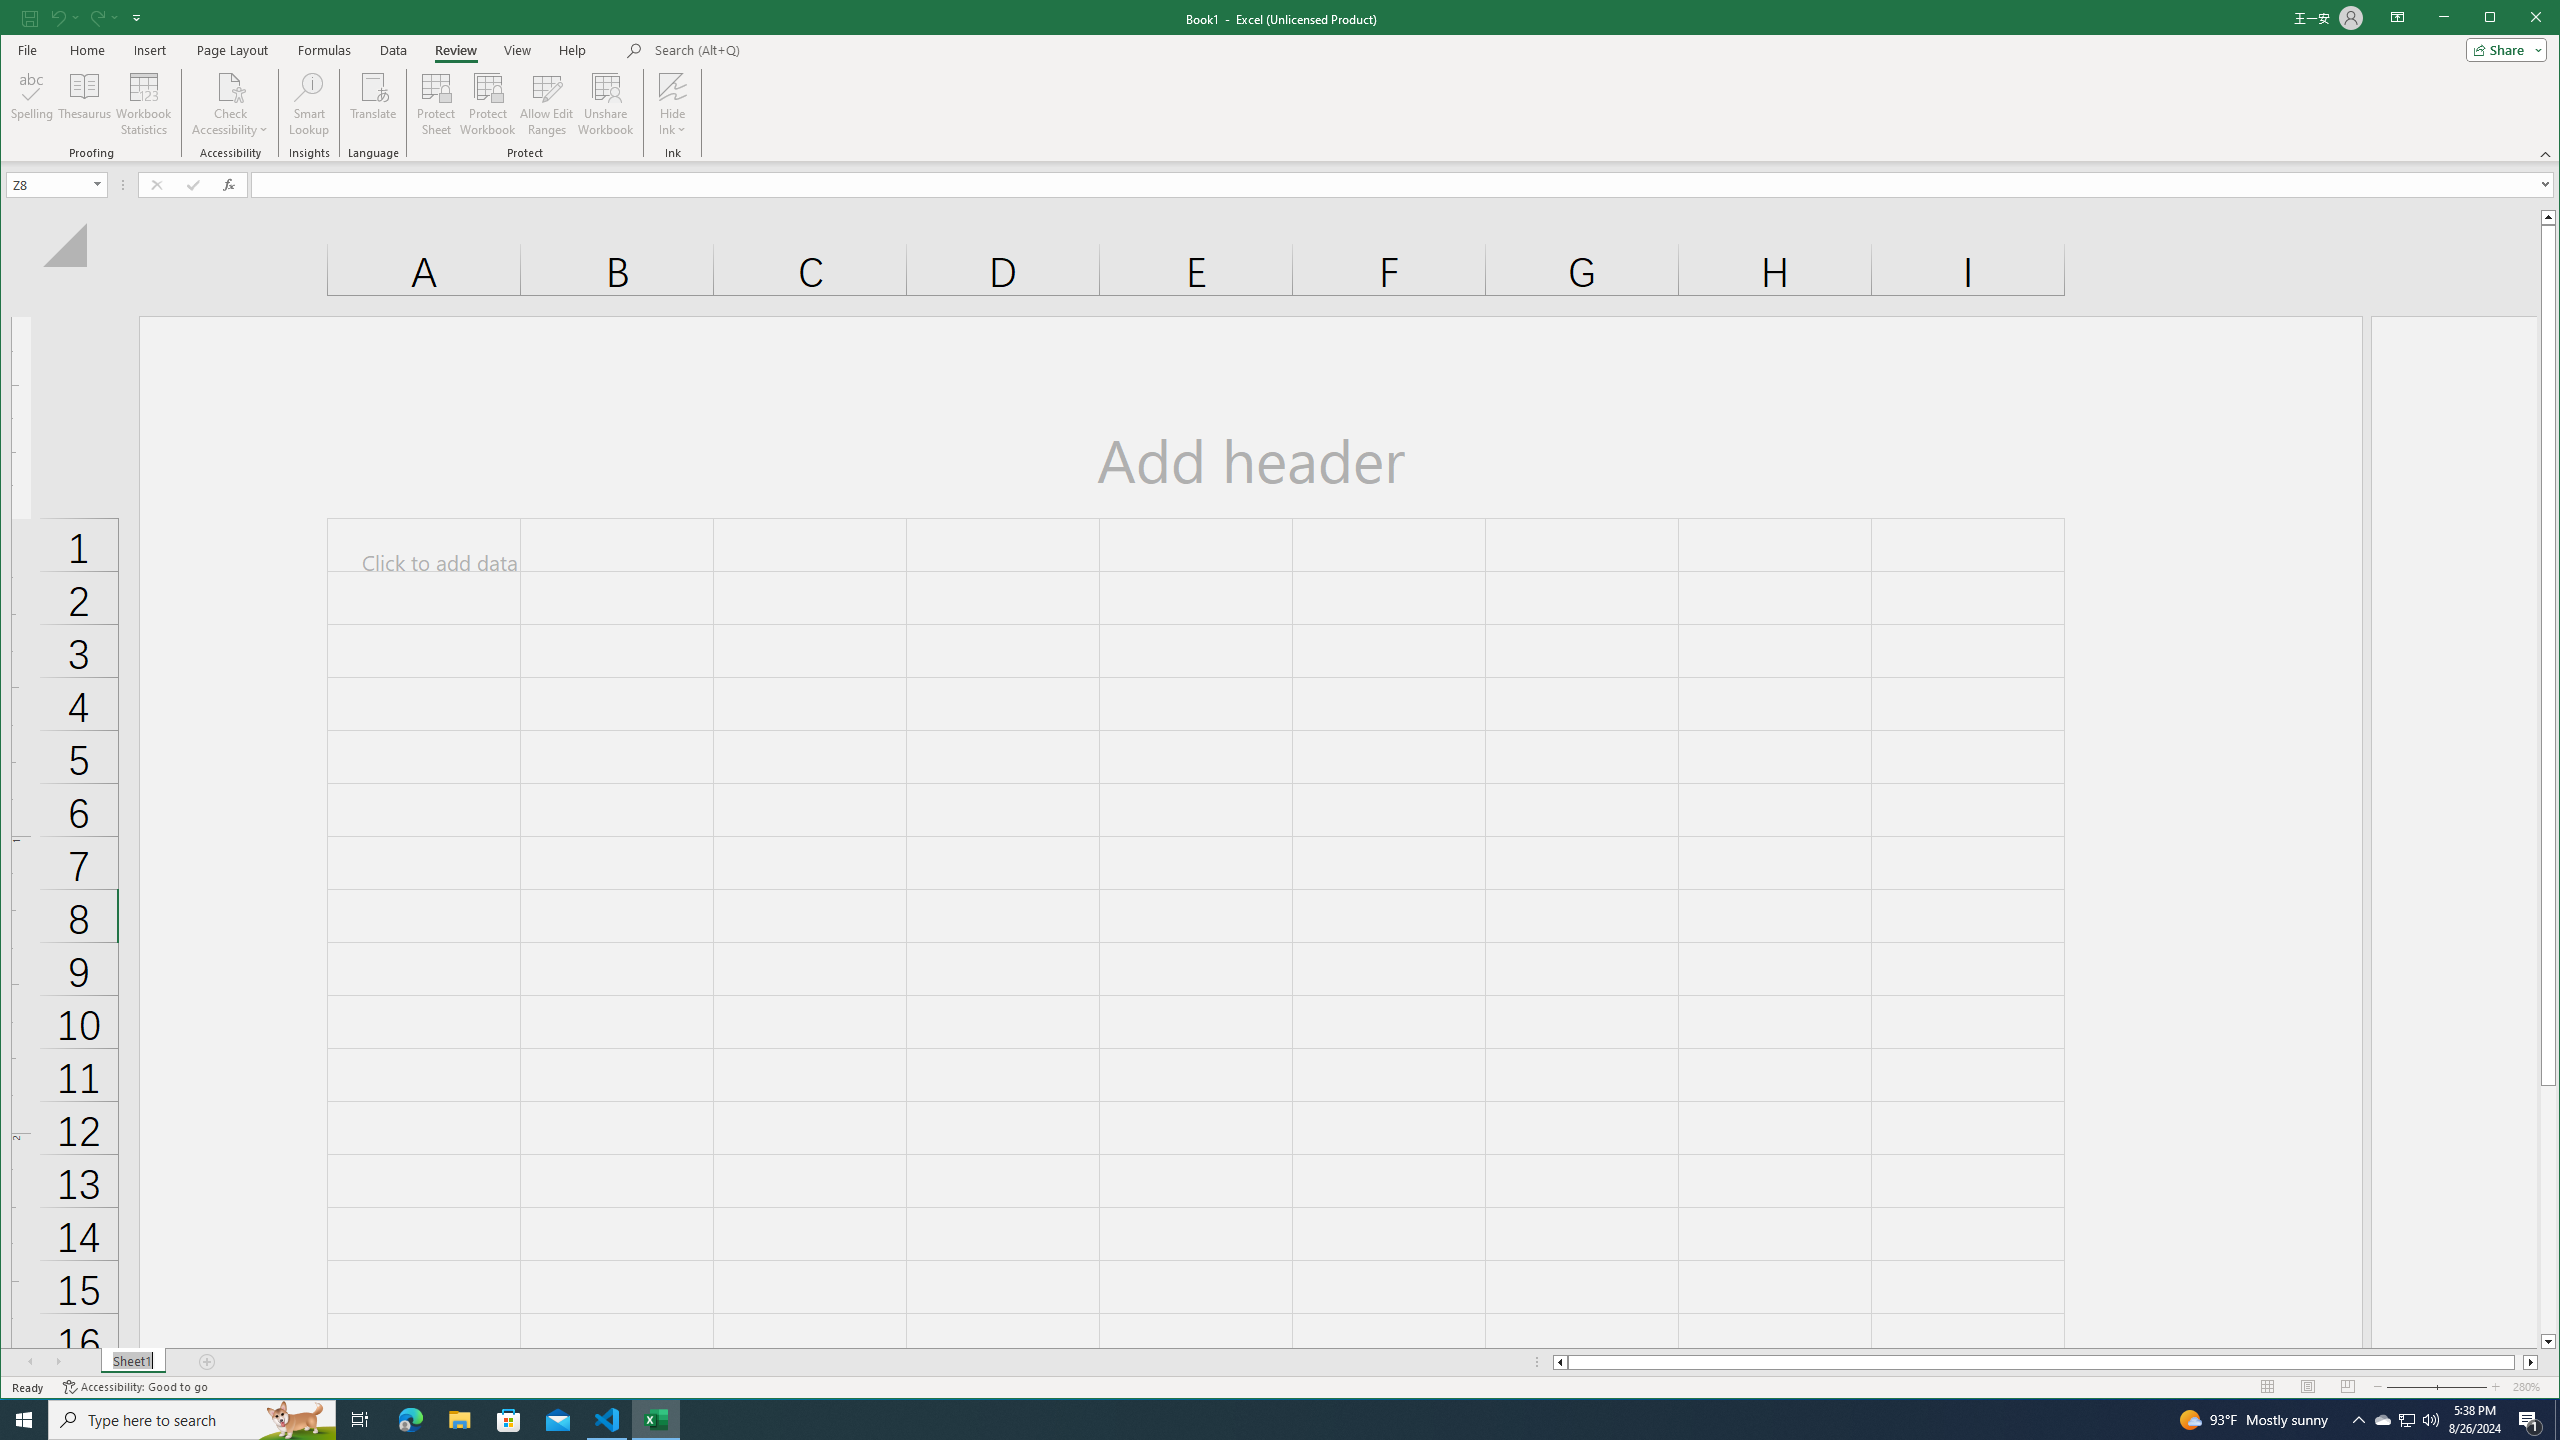 Image resolution: width=2560 pixels, height=1440 pixels. Describe the element at coordinates (792, 49) in the screenshot. I see `'Microsoft search'` at that location.